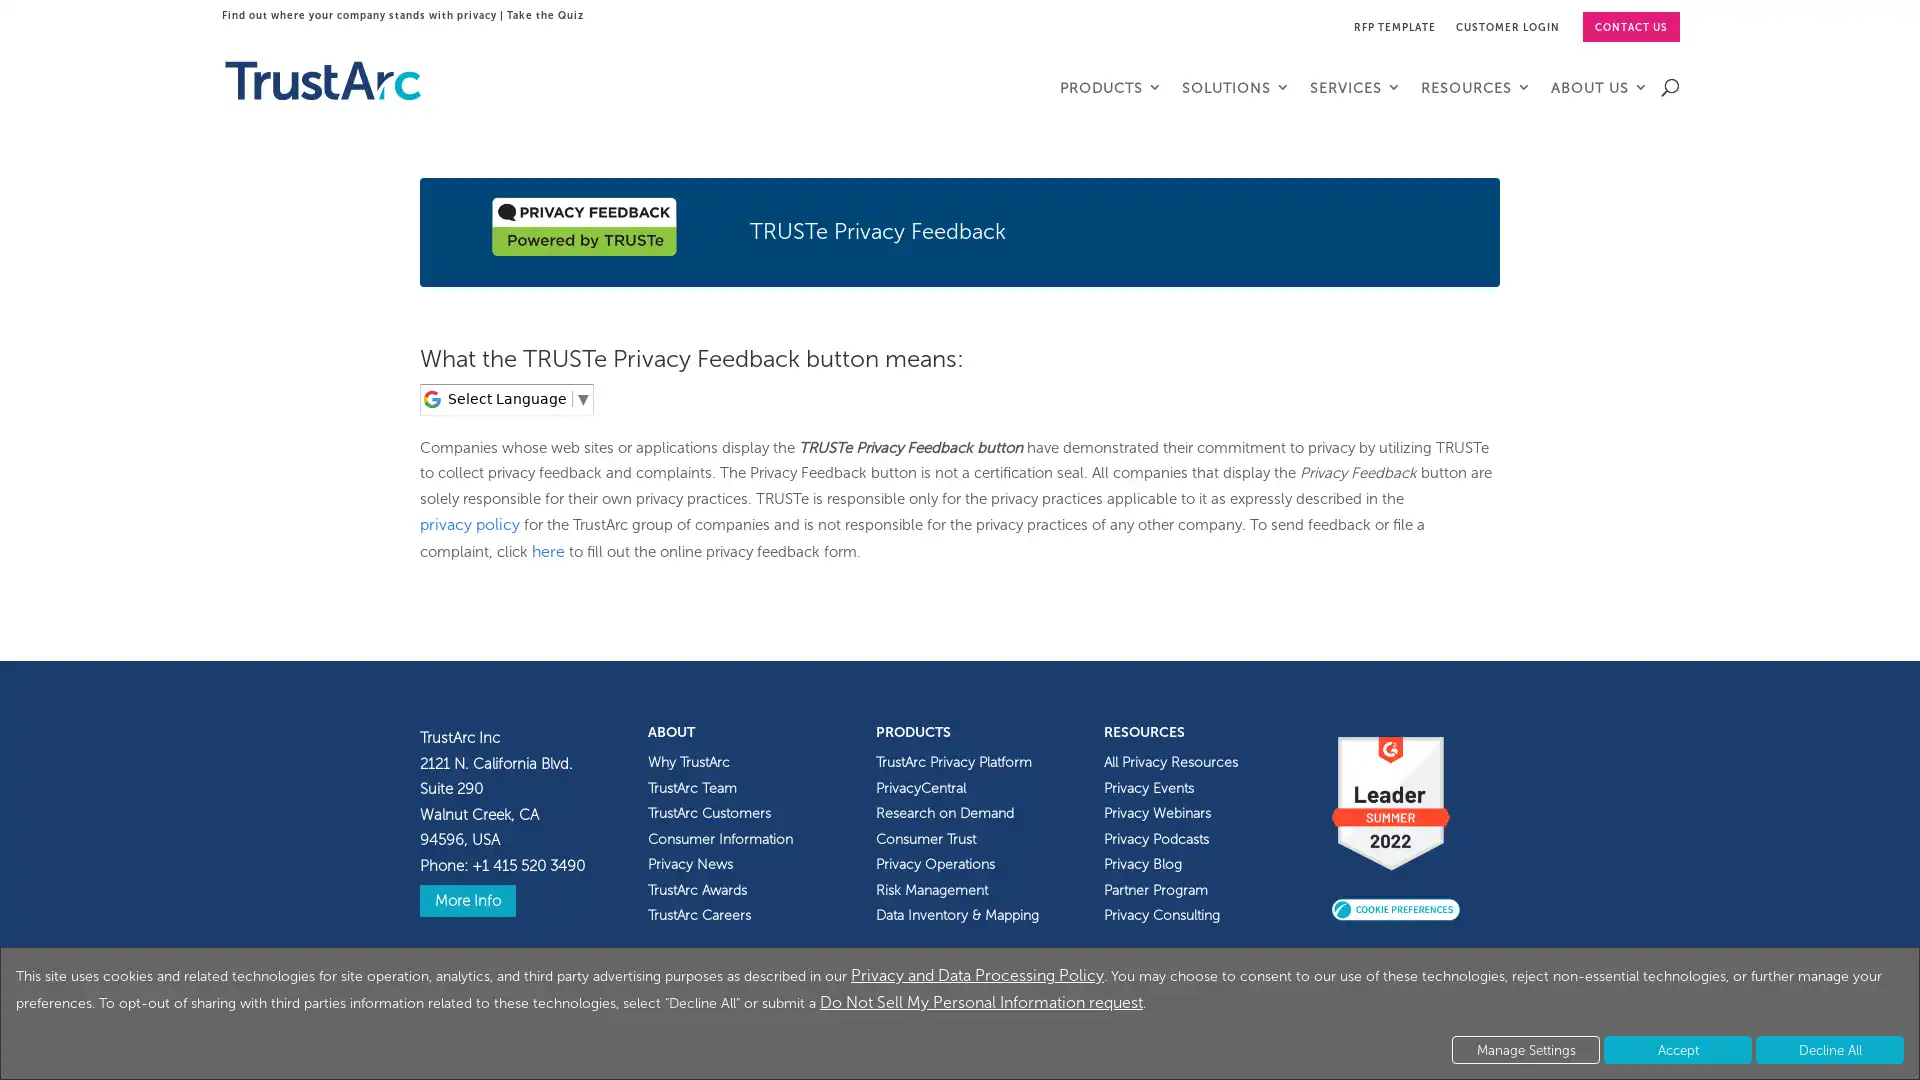 Image resolution: width=1920 pixels, height=1080 pixels. What do you see at coordinates (1829, 1048) in the screenshot?
I see `Decline All` at bounding box center [1829, 1048].